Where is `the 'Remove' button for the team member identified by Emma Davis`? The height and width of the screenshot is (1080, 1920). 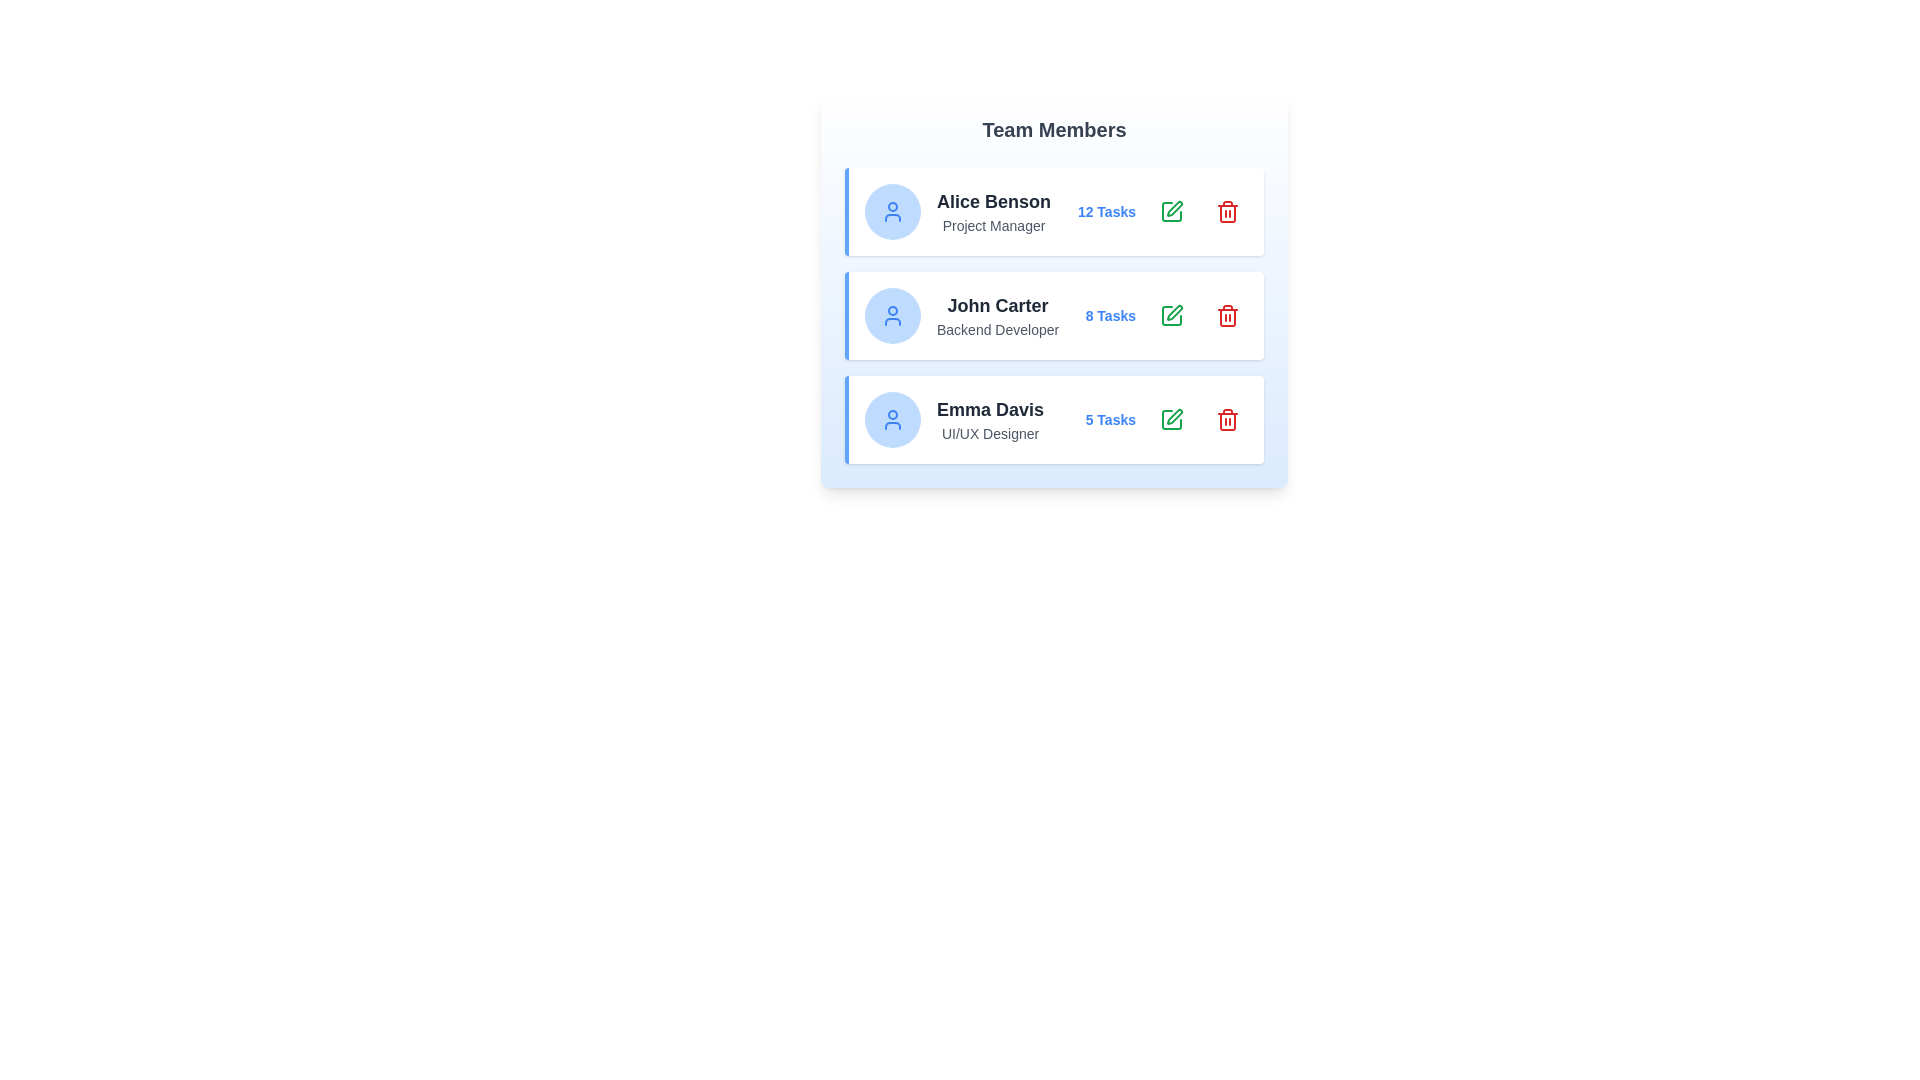
the 'Remove' button for the team member identified by Emma Davis is located at coordinates (1227, 419).